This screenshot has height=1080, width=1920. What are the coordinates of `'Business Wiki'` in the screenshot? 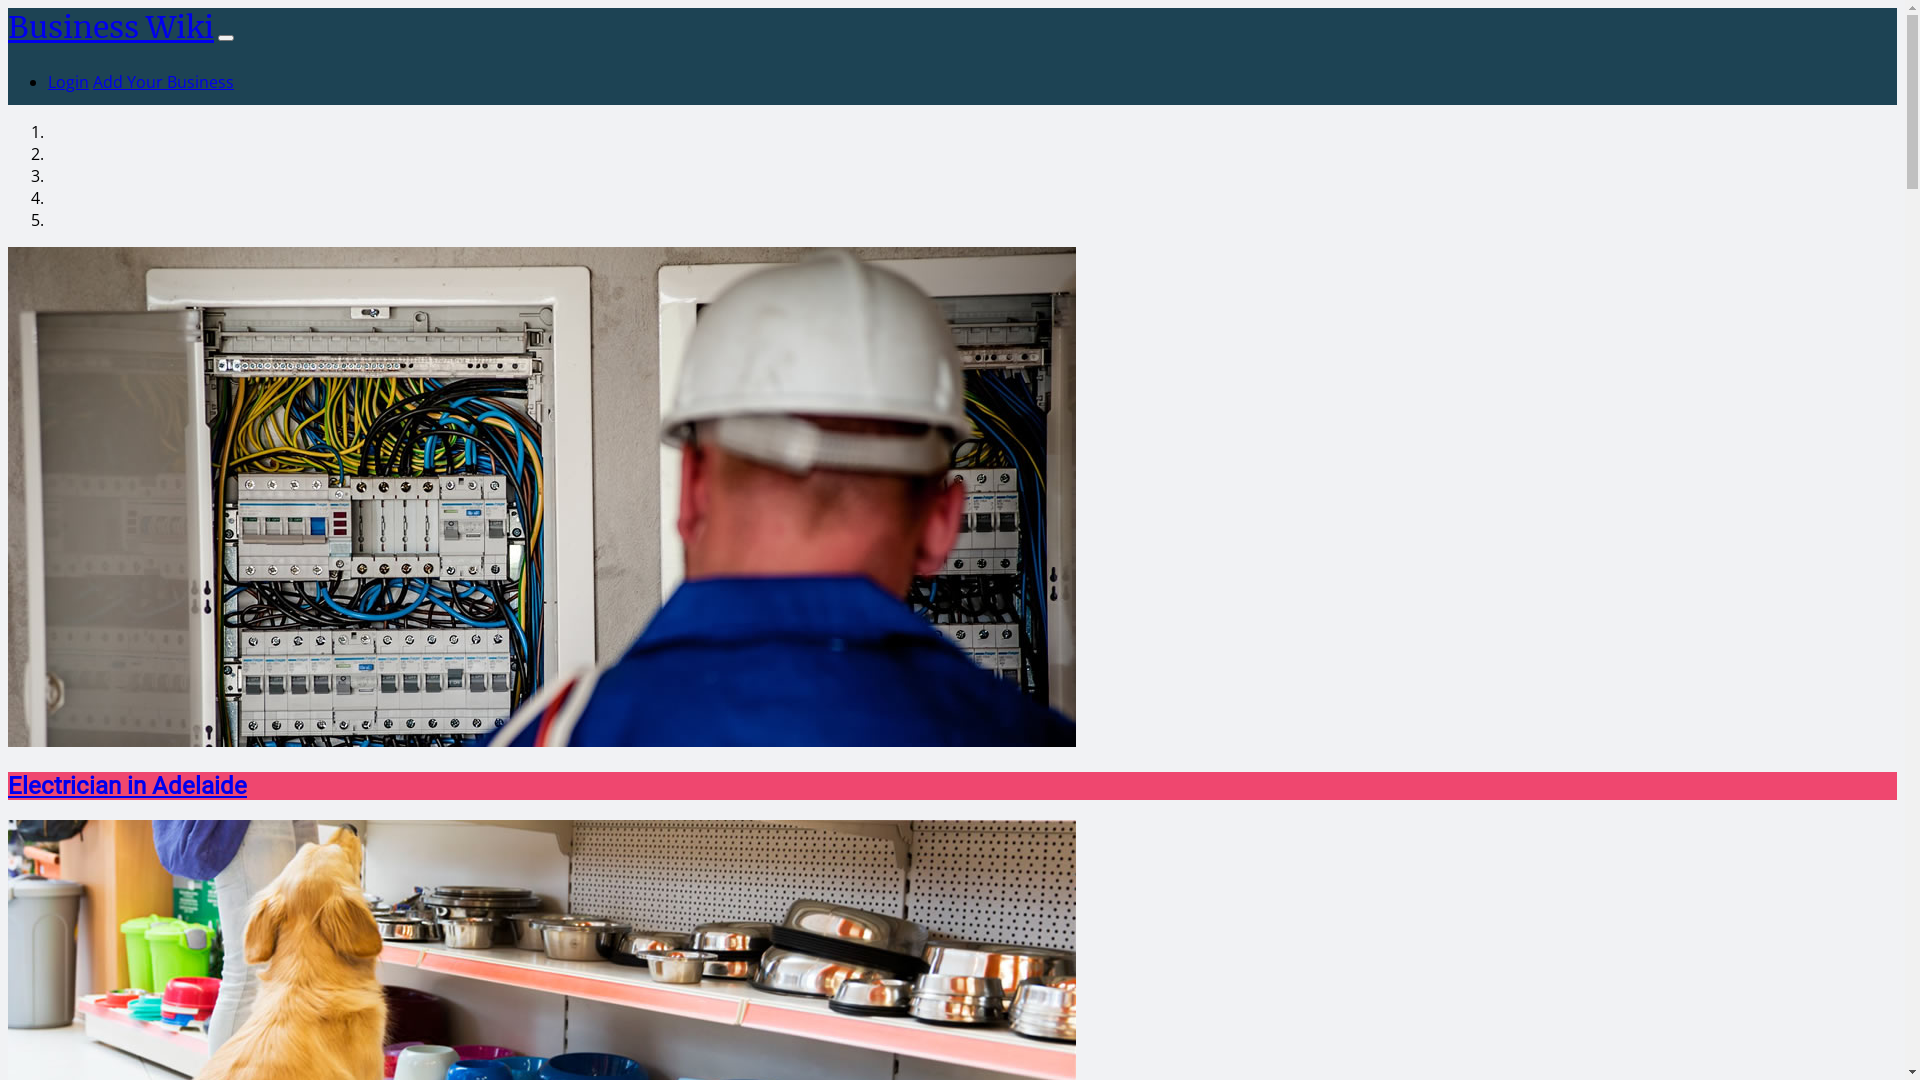 It's located at (109, 27).